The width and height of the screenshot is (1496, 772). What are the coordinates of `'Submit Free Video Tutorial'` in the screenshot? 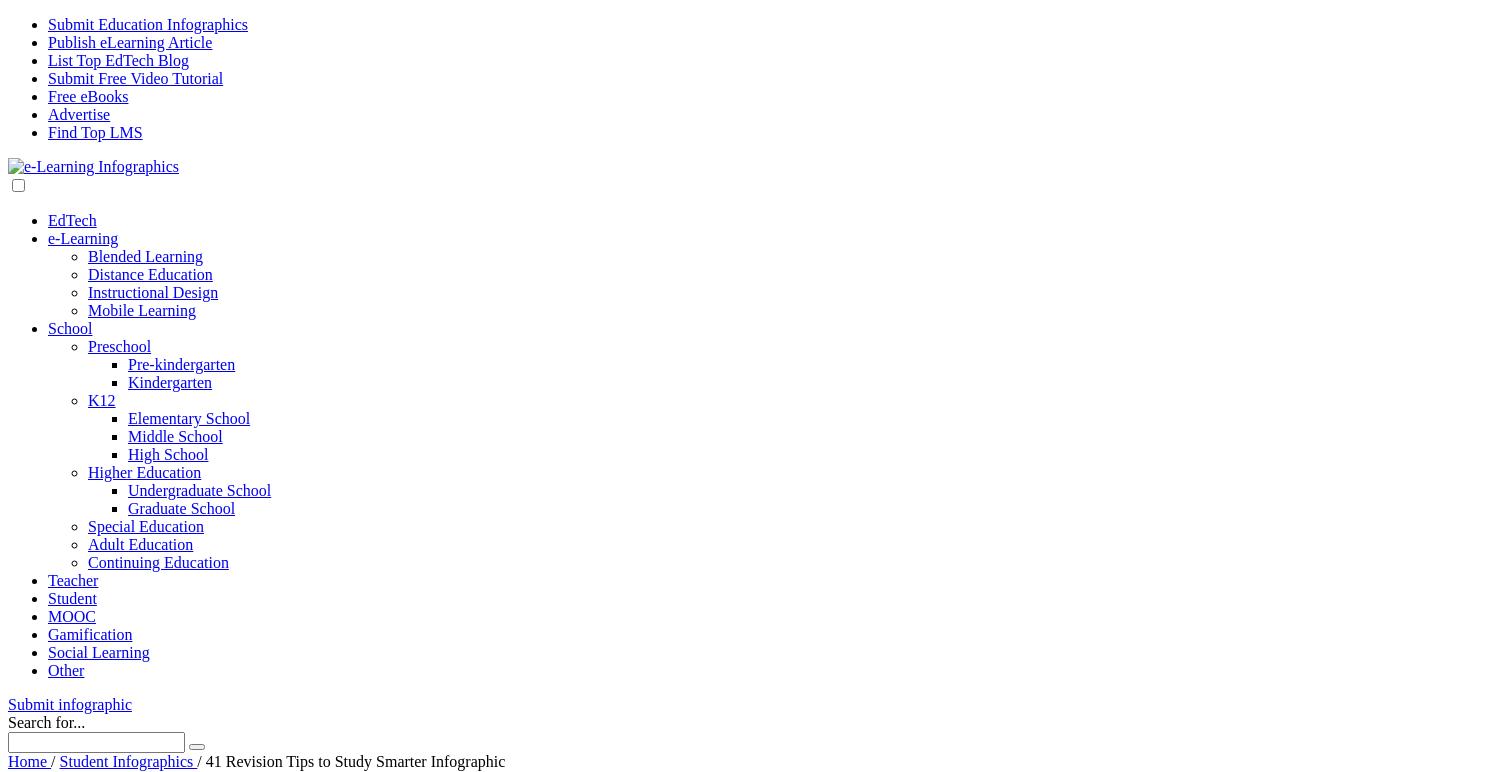 It's located at (134, 78).